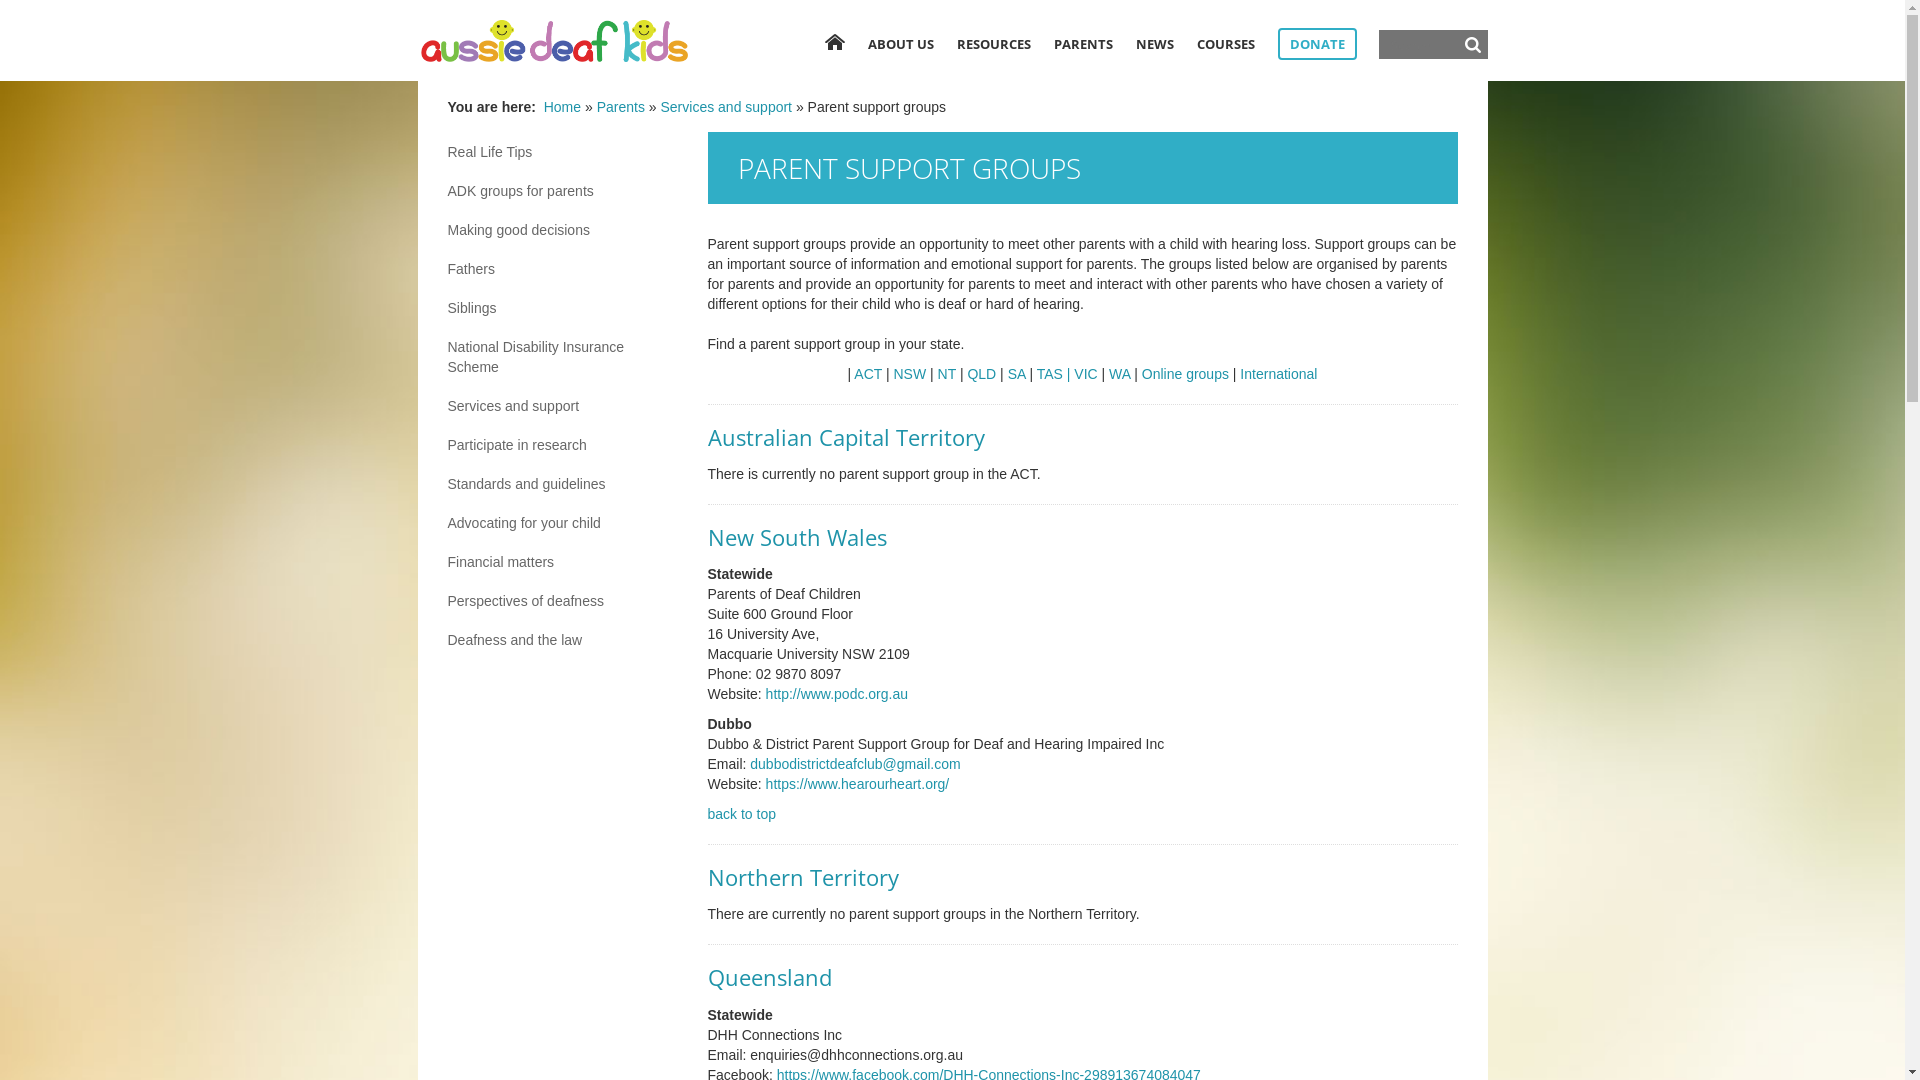 This screenshot has height=1080, width=1920. I want to click on 'Advocating for your child', so click(561, 522).